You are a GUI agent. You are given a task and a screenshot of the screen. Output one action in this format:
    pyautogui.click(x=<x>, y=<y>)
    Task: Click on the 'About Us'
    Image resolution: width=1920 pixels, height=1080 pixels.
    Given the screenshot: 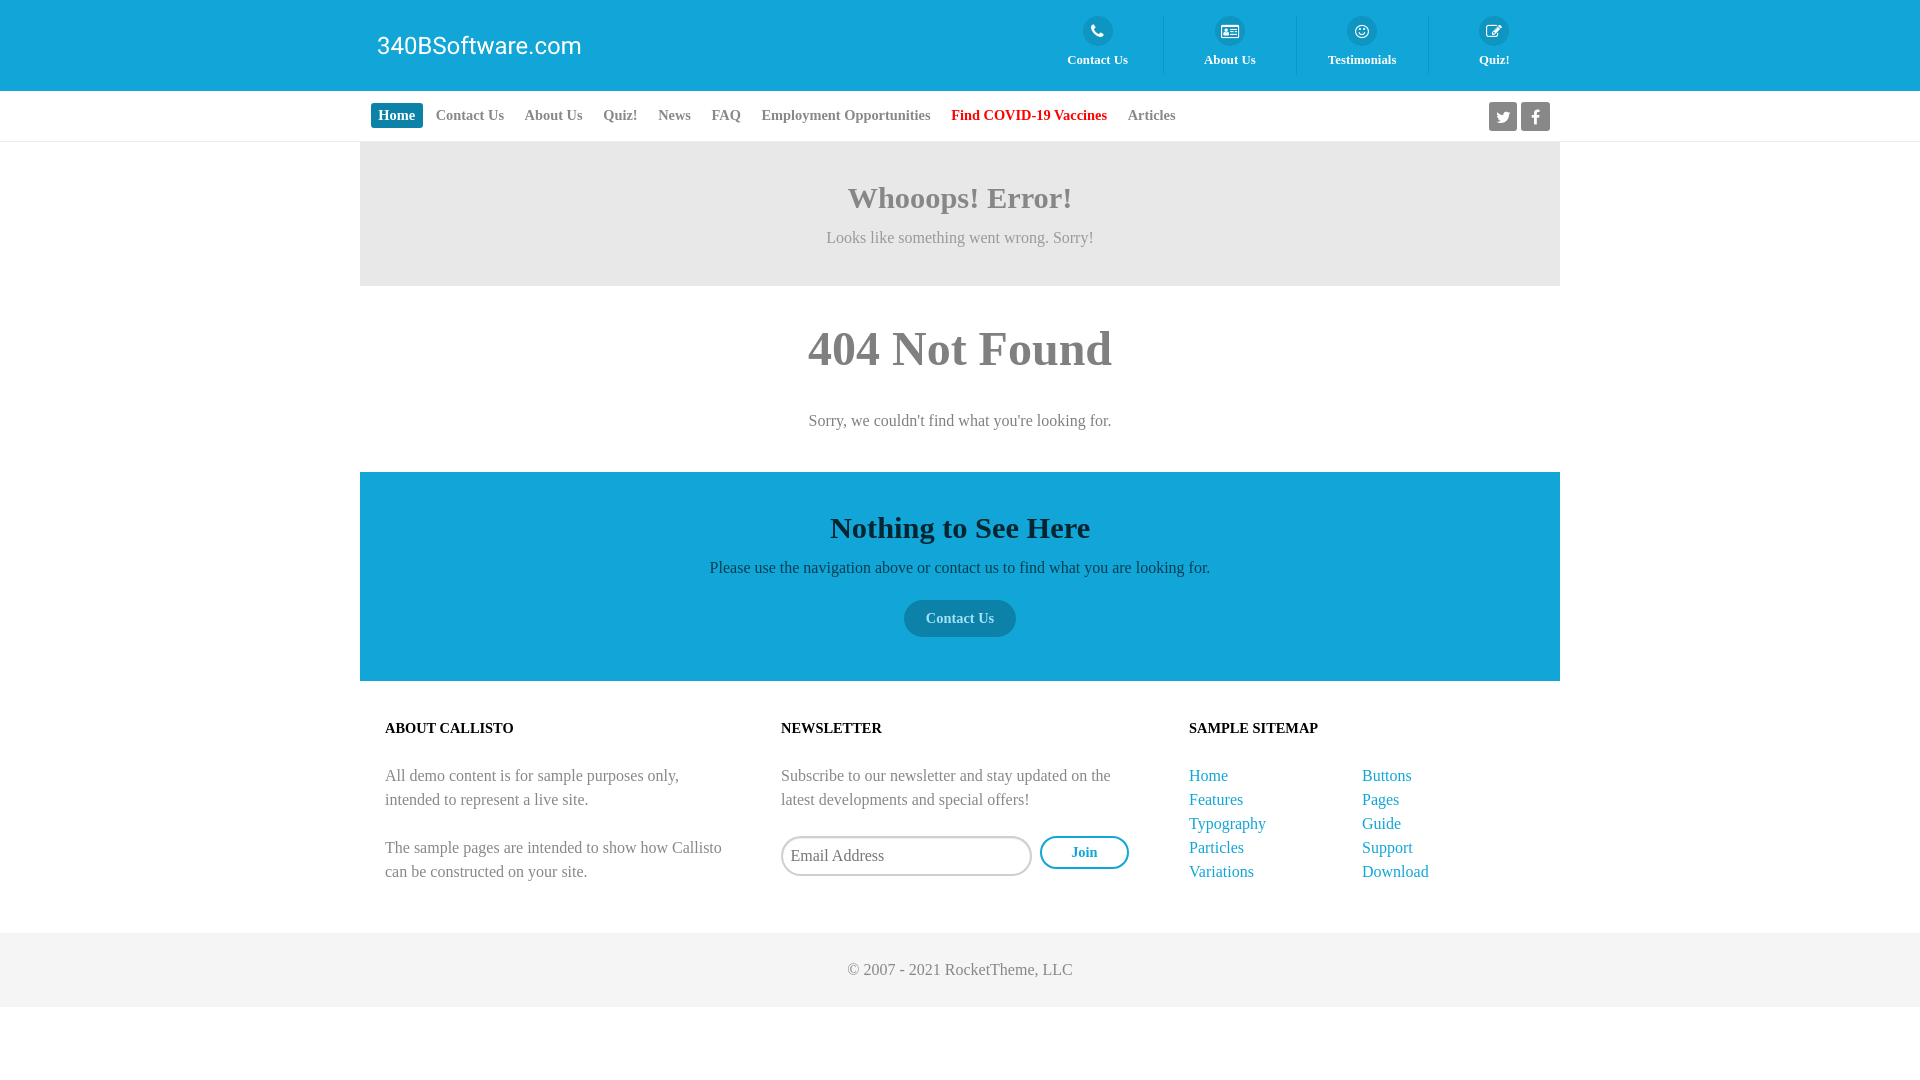 What is the action you would take?
    pyautogui.click(x=1228, y=45)
    